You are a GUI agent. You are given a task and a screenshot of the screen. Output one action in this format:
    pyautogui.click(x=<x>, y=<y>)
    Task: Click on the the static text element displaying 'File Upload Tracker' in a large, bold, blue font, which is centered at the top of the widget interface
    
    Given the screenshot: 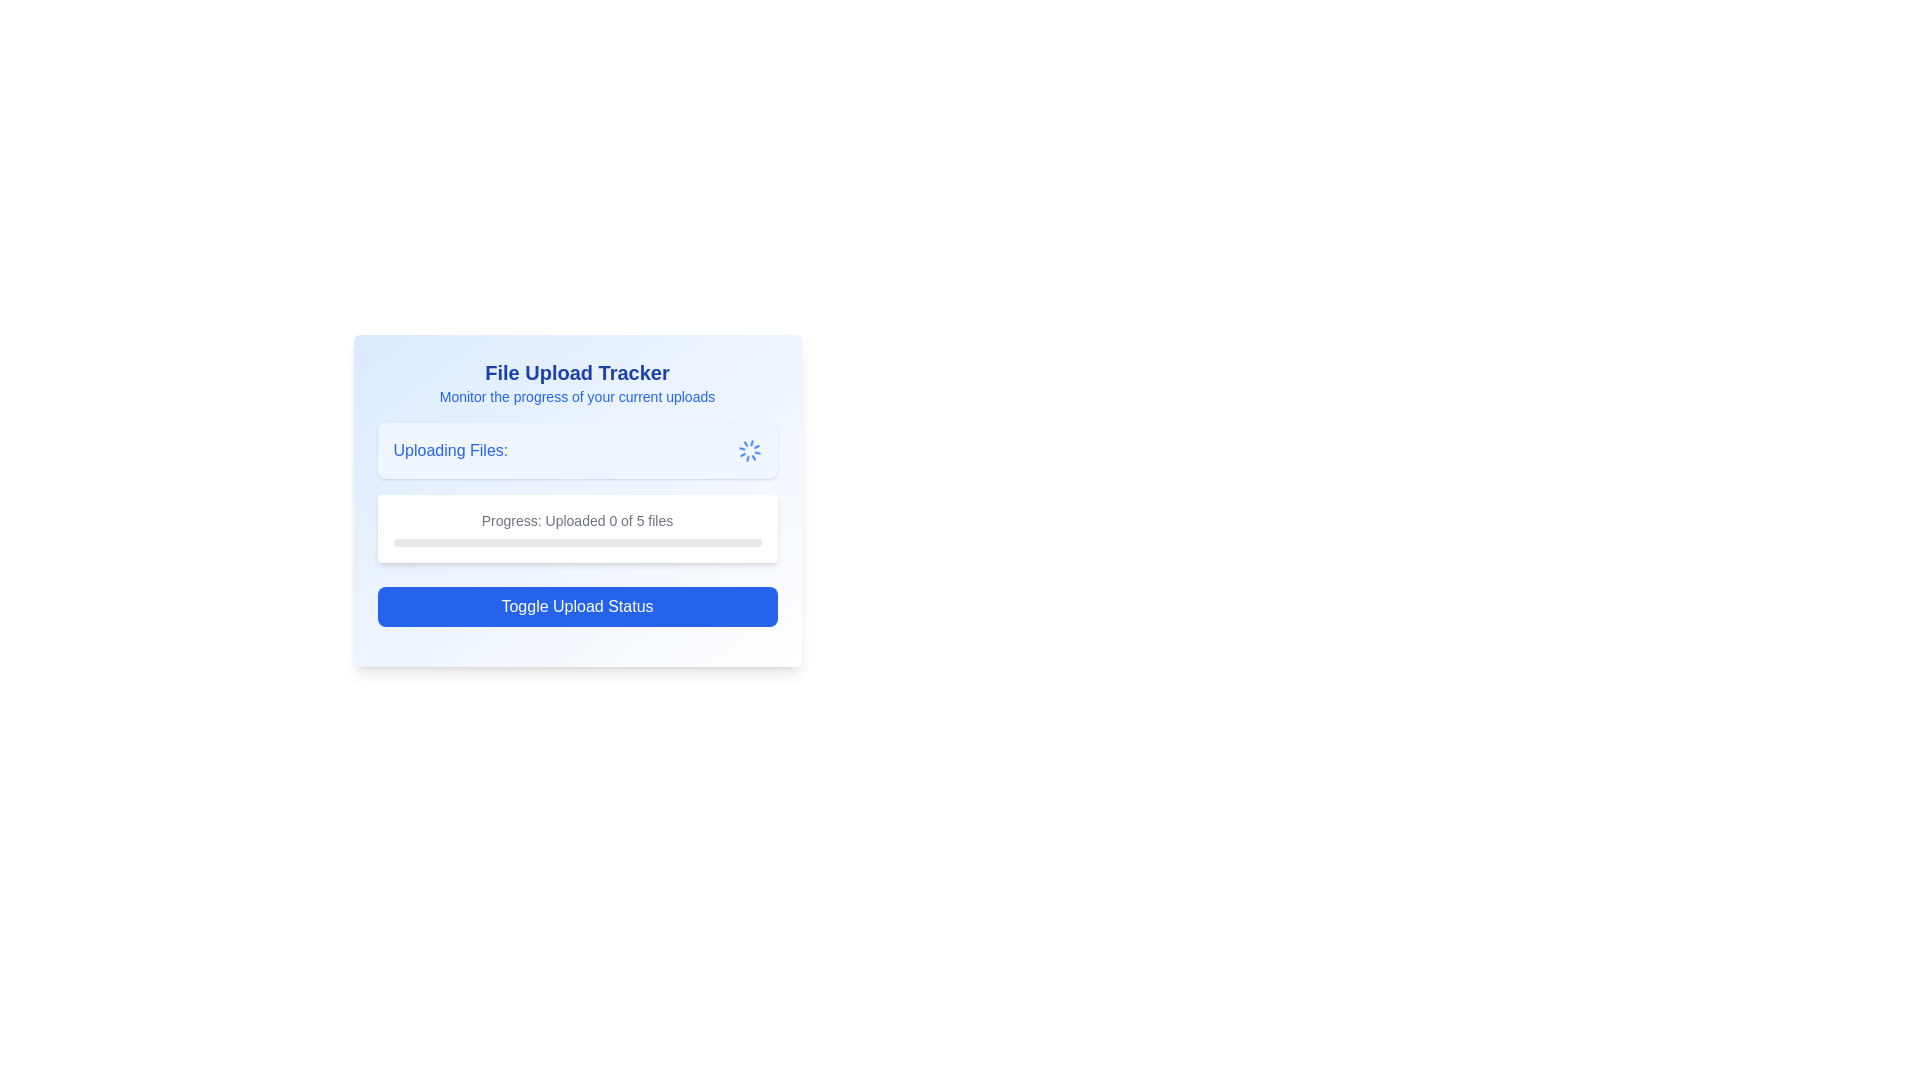 What is the action you would take?
    pyautogui.click(x=576, y=373)
    